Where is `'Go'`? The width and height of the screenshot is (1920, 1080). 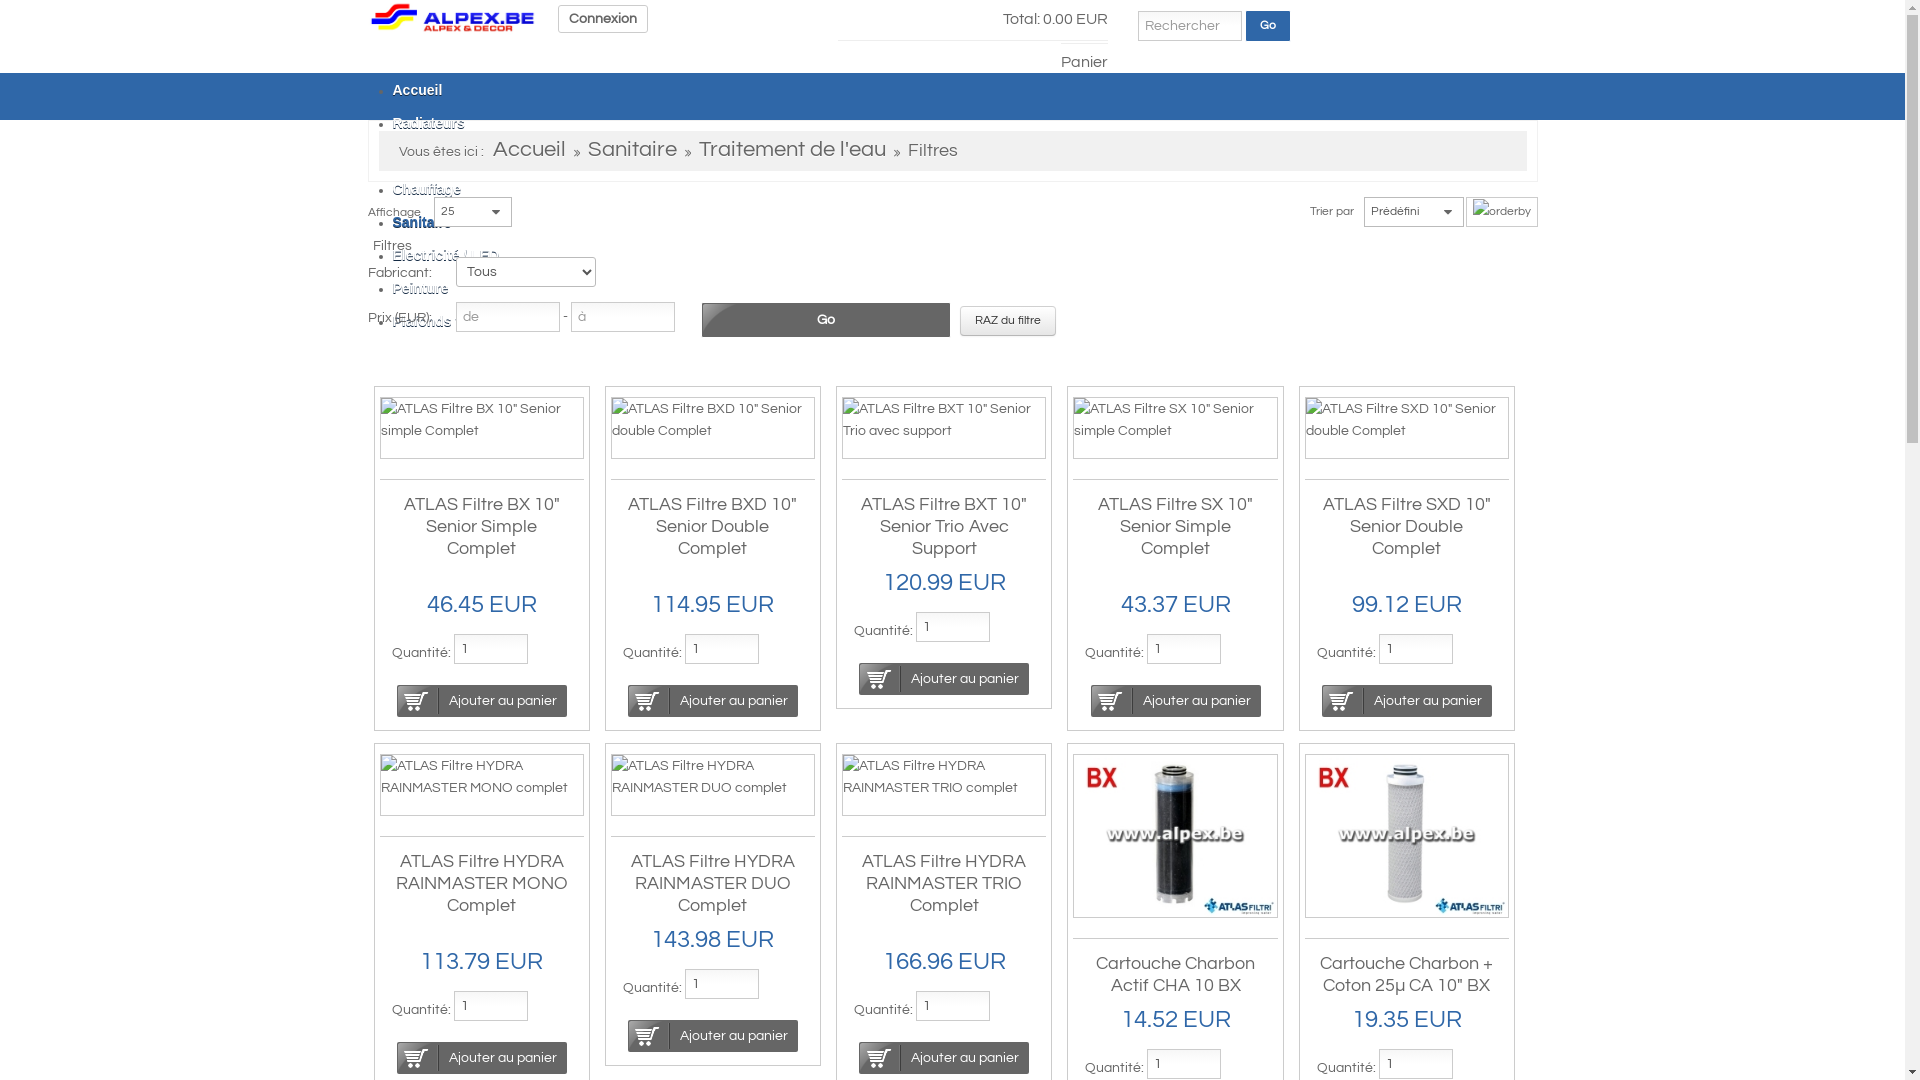
'Go' is located at coordinates (1266, 26).